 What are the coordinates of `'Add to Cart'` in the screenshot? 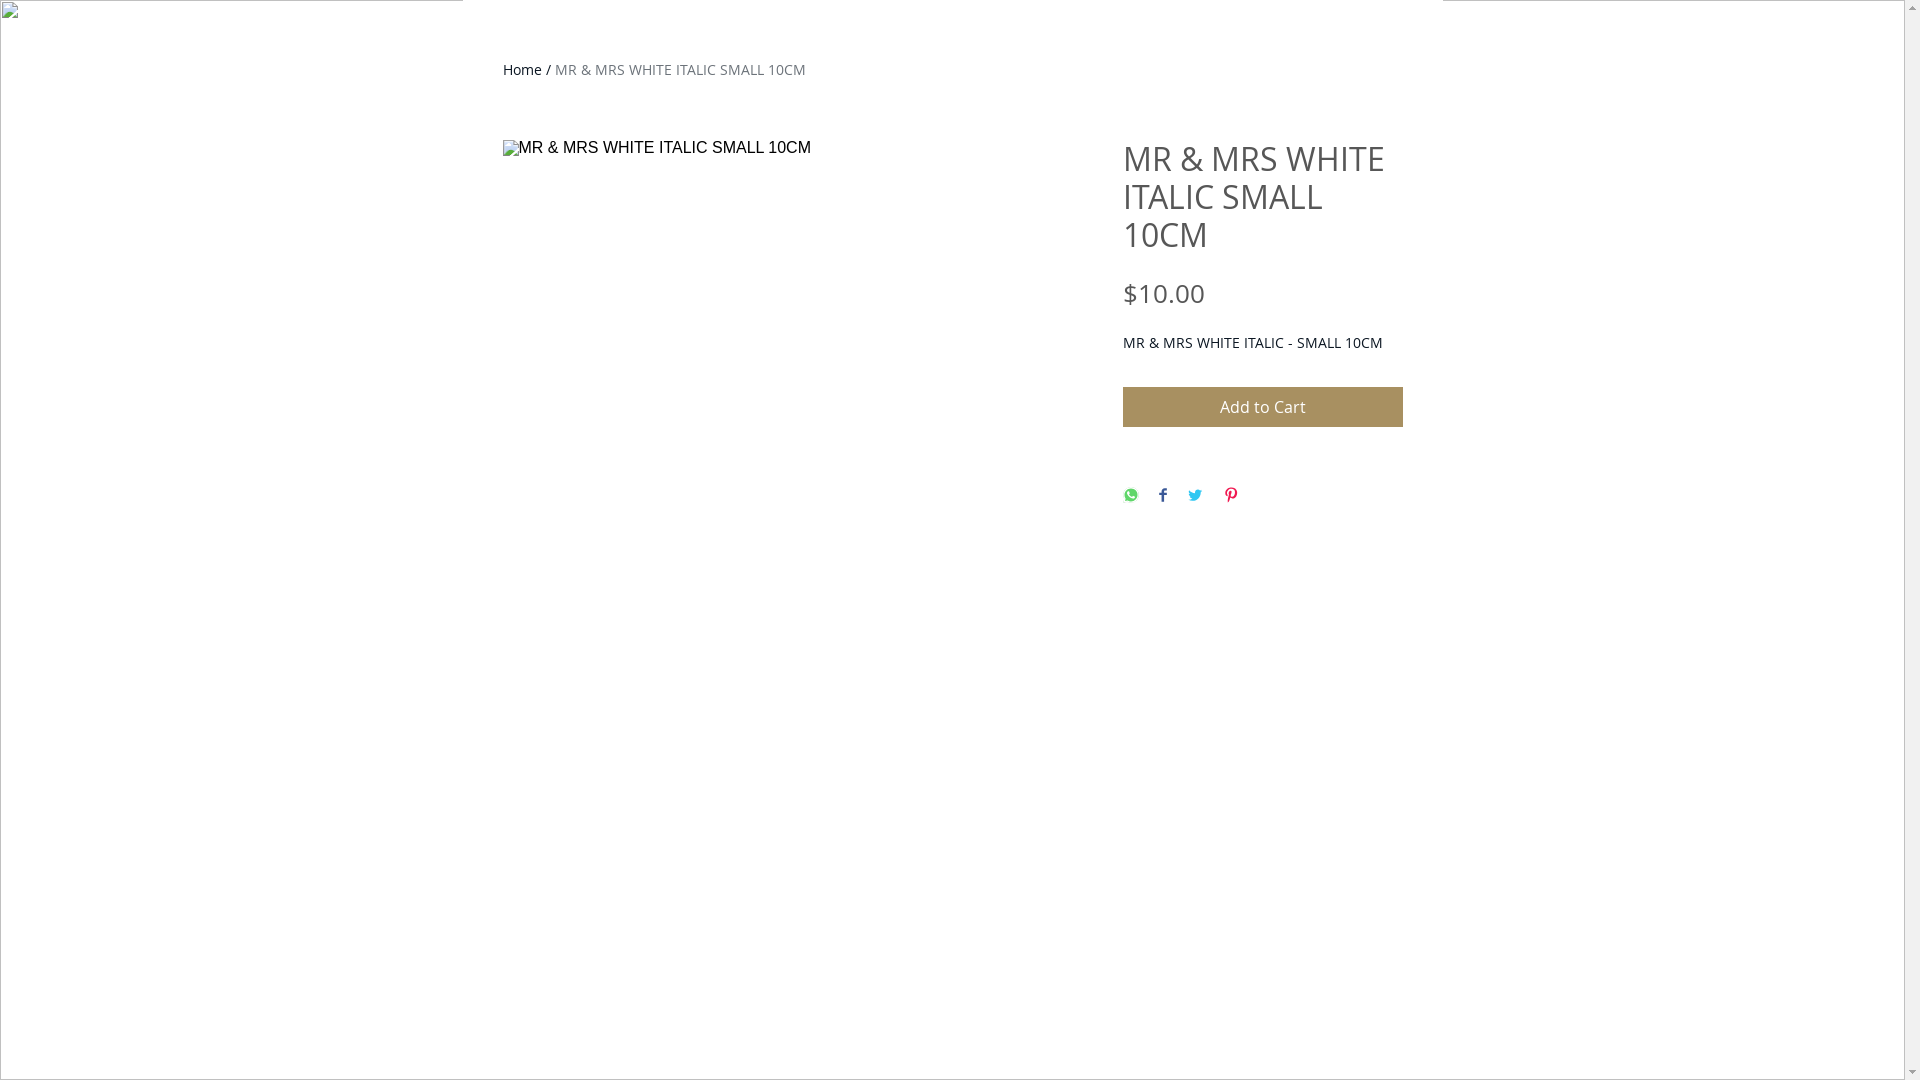 It's located at (1261, 406).